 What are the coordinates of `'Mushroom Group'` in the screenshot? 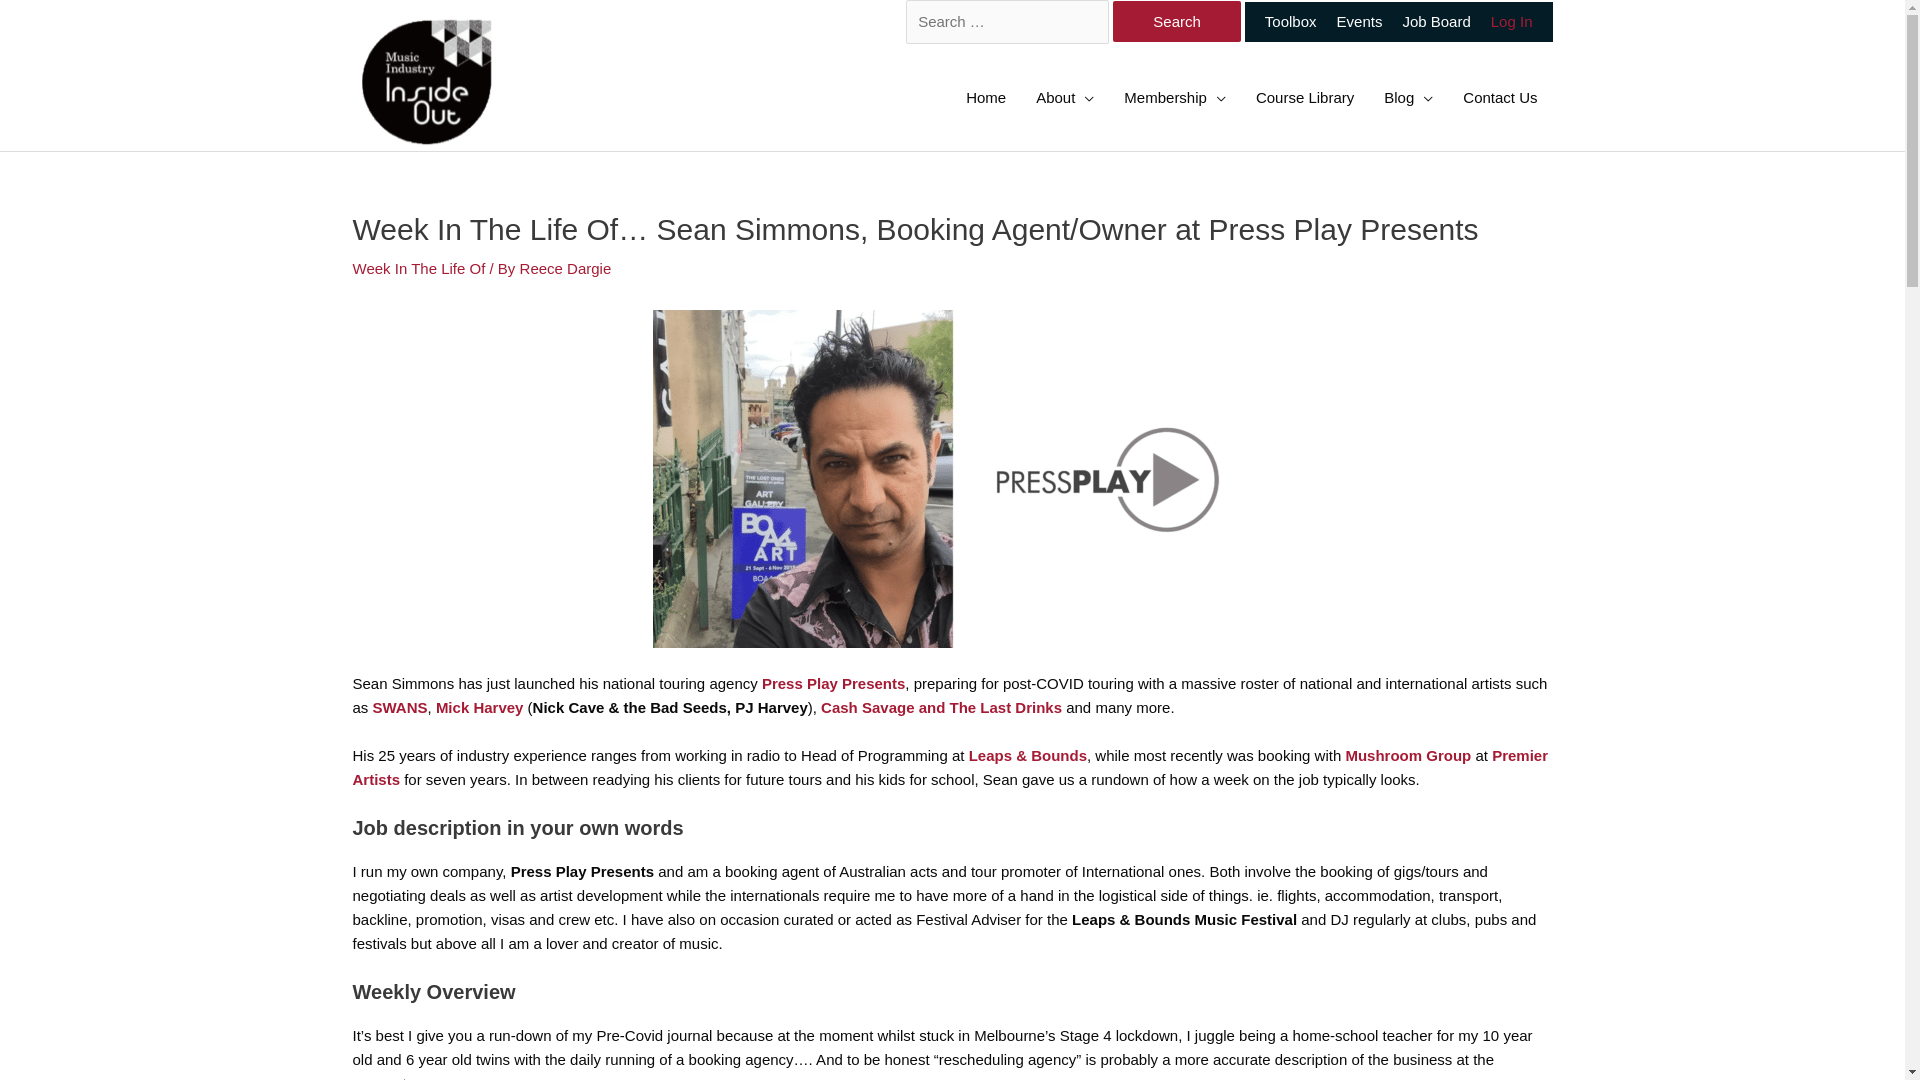 It's located at (1406, 755).